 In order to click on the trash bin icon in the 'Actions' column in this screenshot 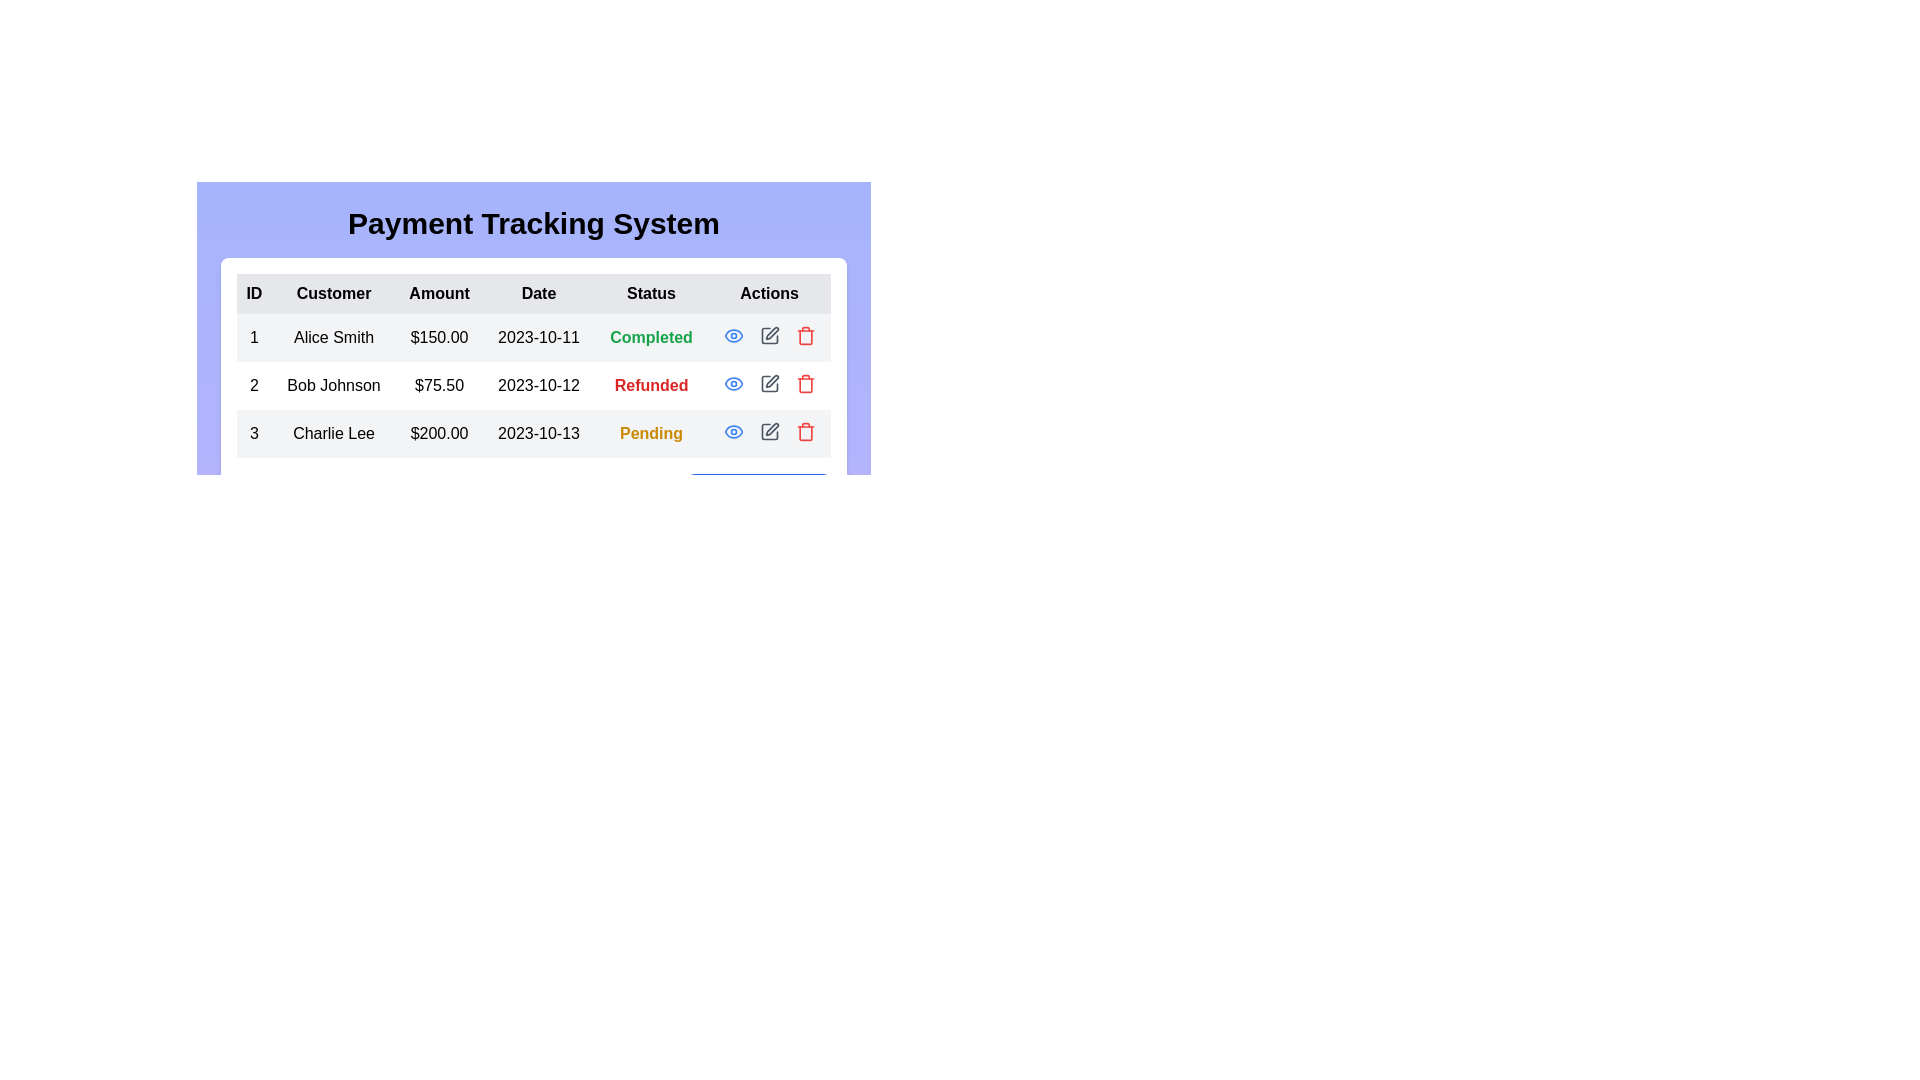, I will do `click(805, 334)`.